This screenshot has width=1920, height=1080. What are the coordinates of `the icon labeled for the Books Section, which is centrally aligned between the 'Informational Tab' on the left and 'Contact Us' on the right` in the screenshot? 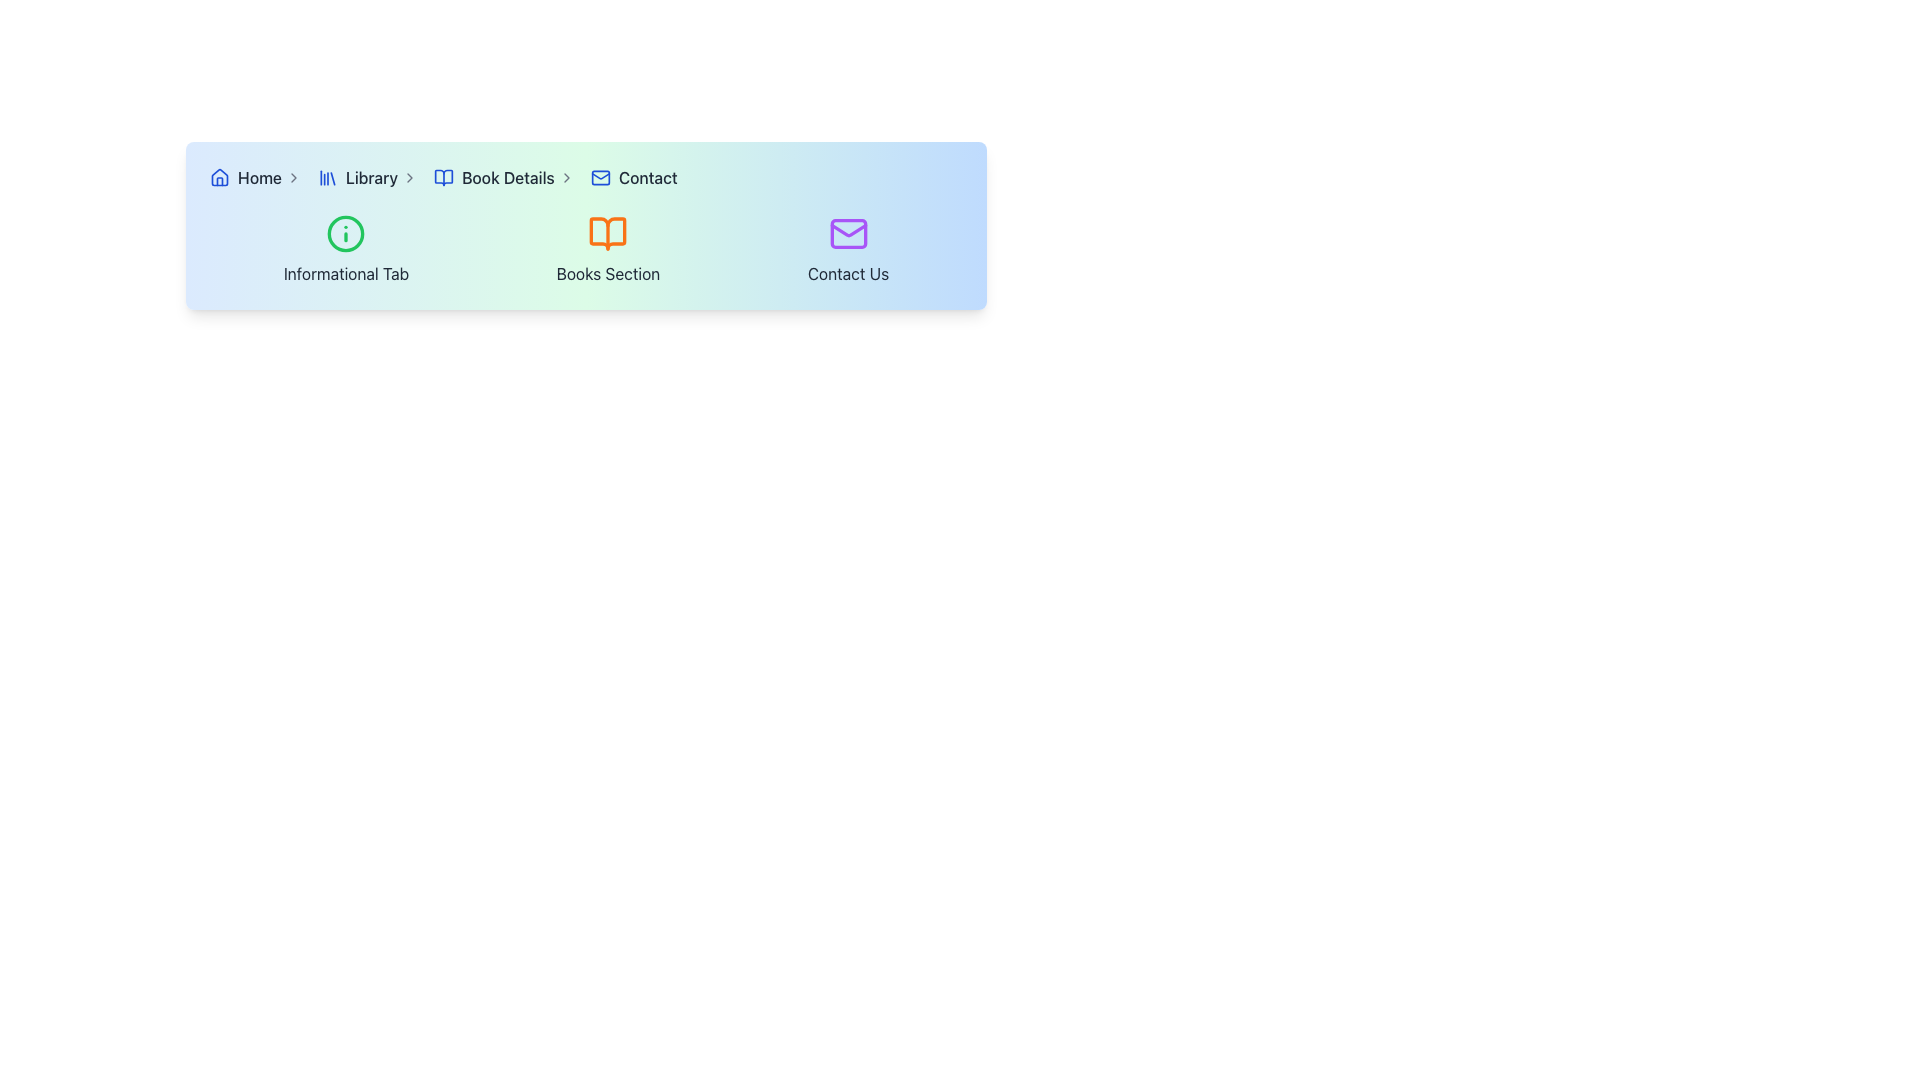 It's located at (585, 286).